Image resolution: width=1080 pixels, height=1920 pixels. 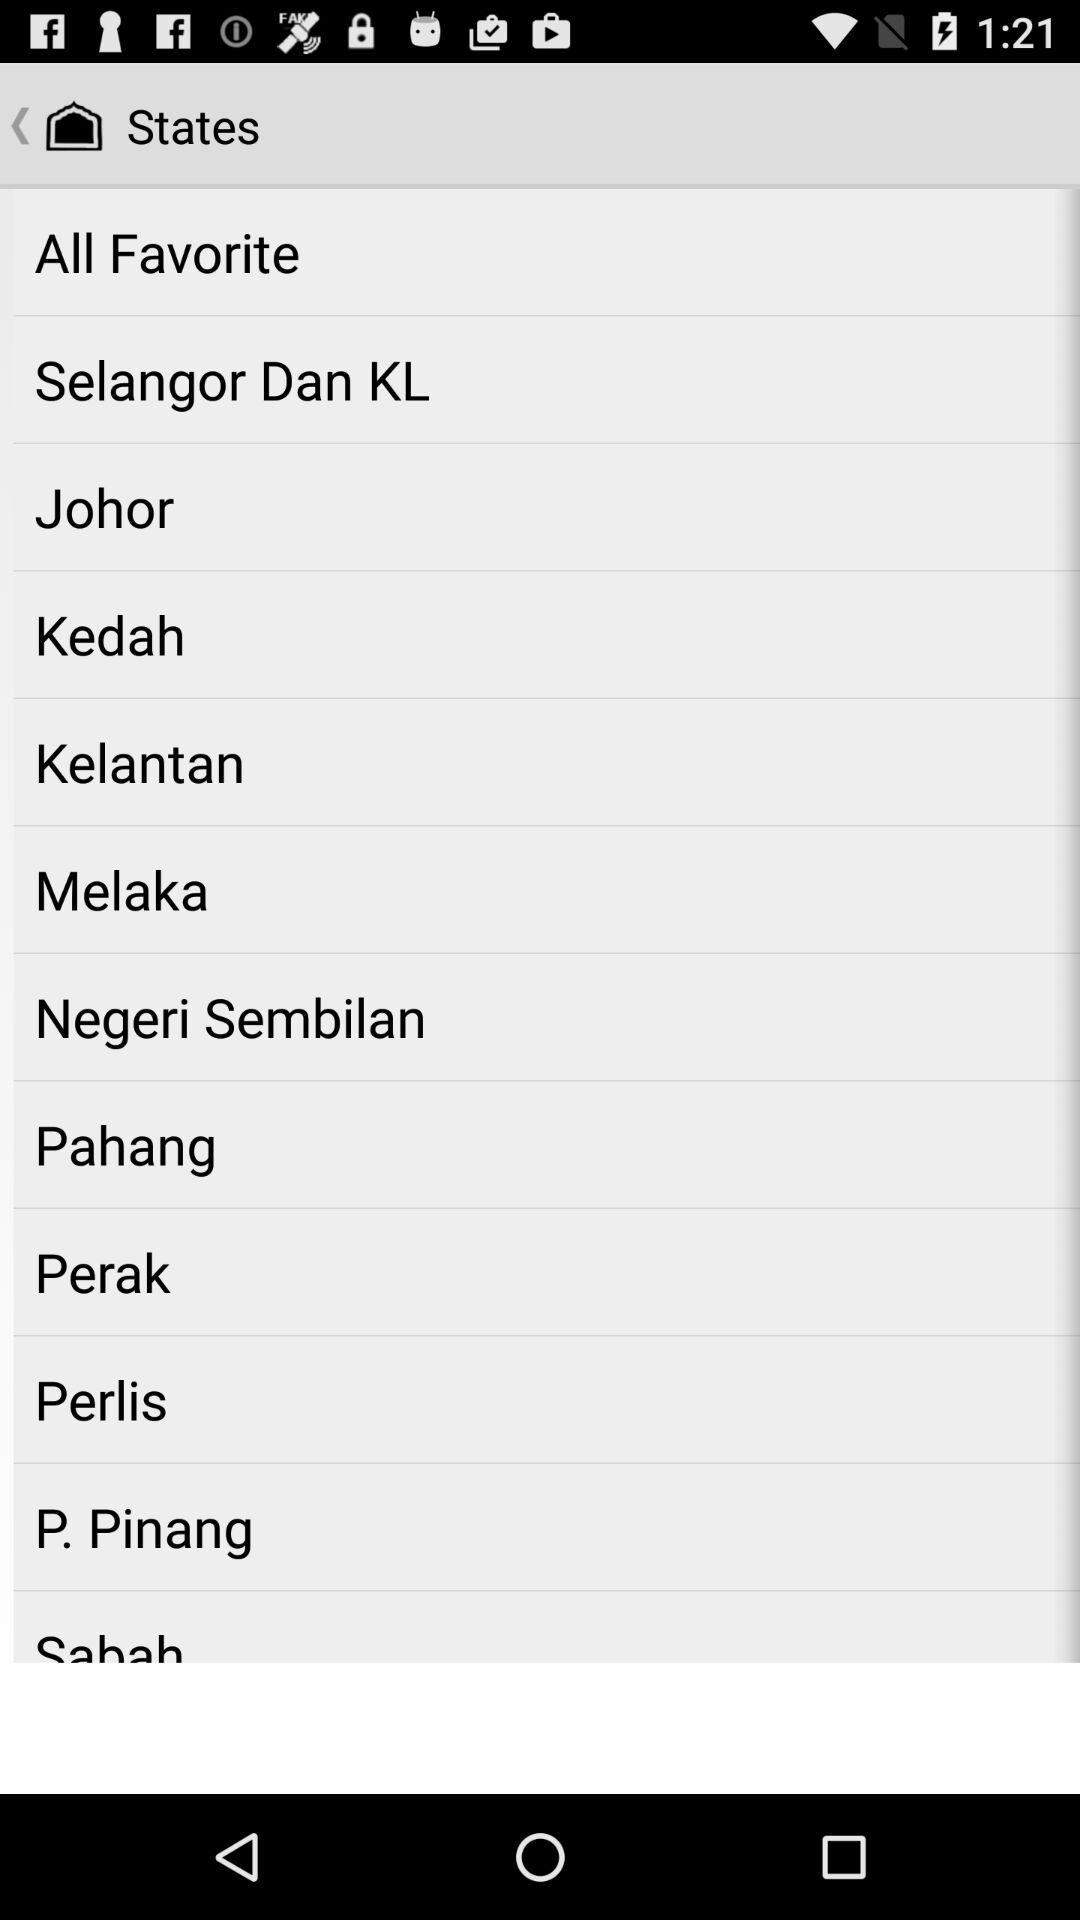 I want to click on perlis, so click(x=546, y=1398).